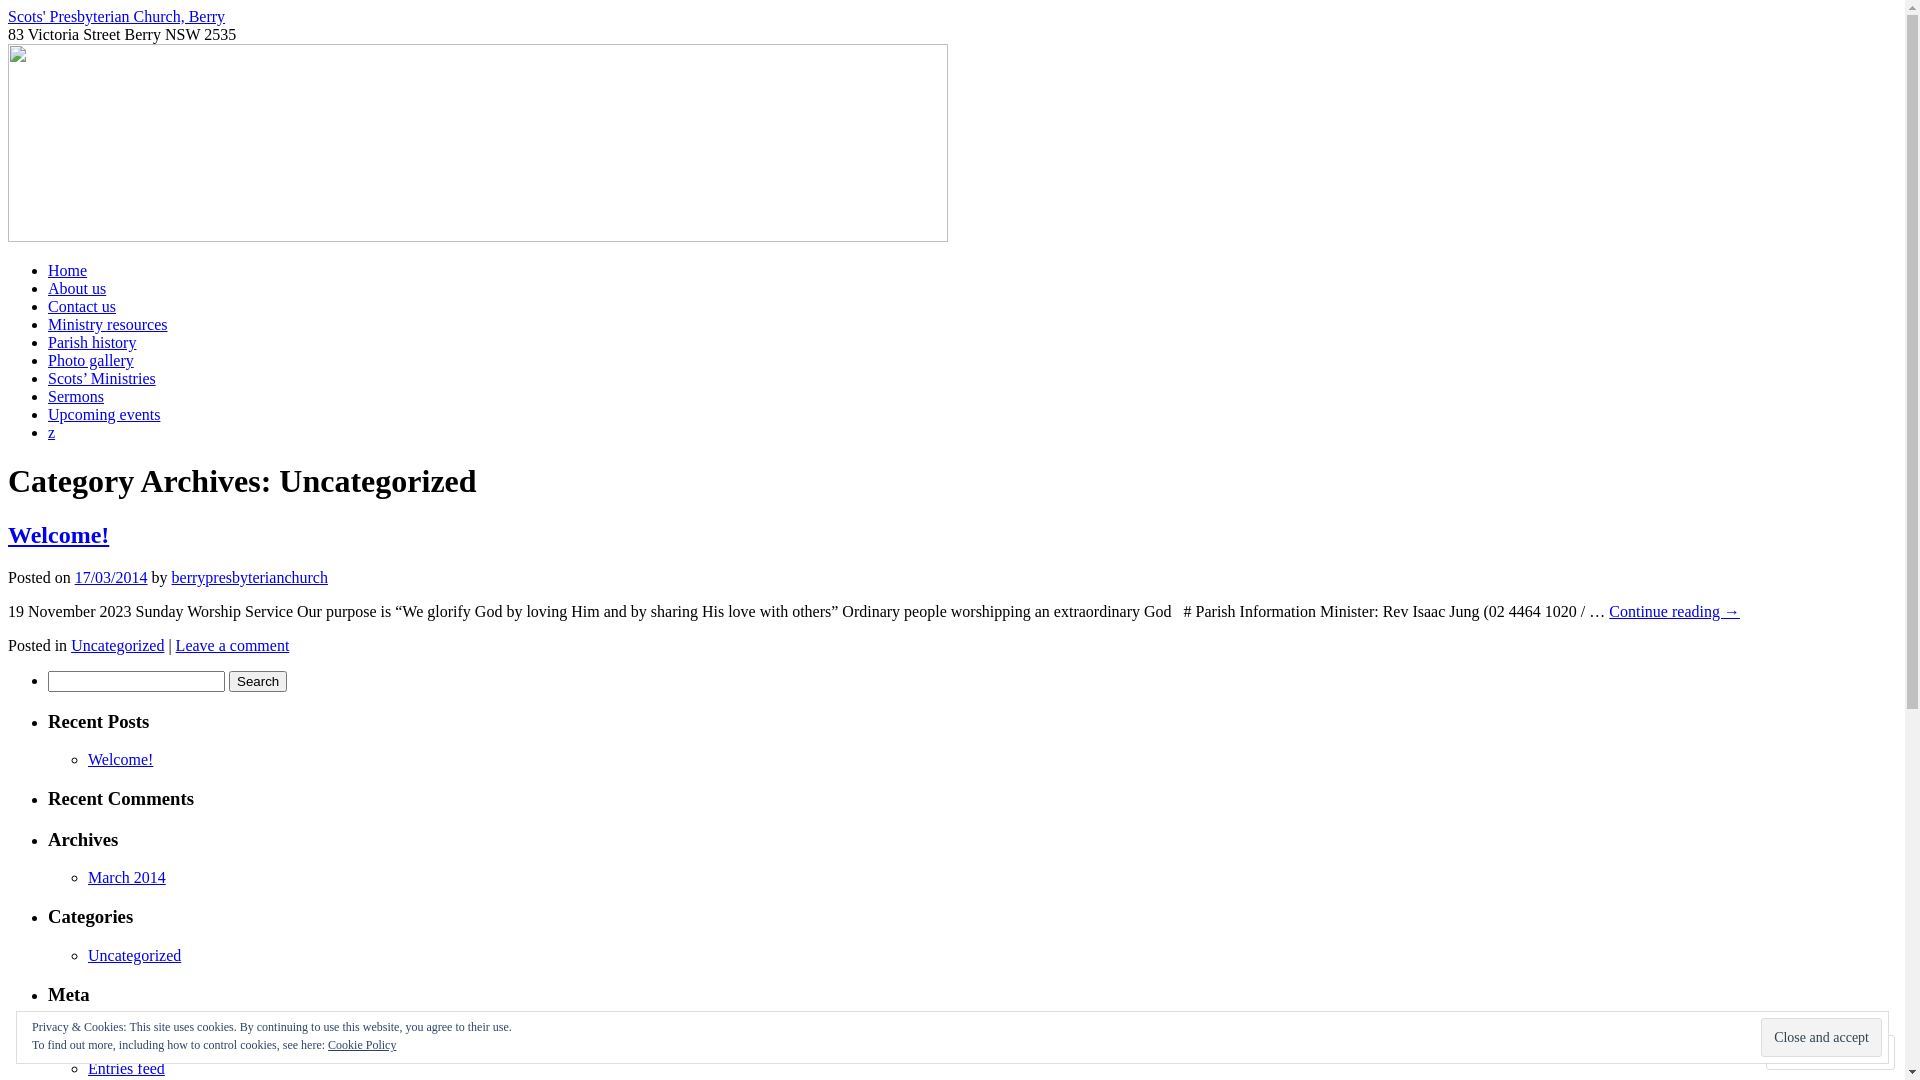  Describe the element at coordinates (86, 1032) in the screenshot. I see `'Register'` at that location.